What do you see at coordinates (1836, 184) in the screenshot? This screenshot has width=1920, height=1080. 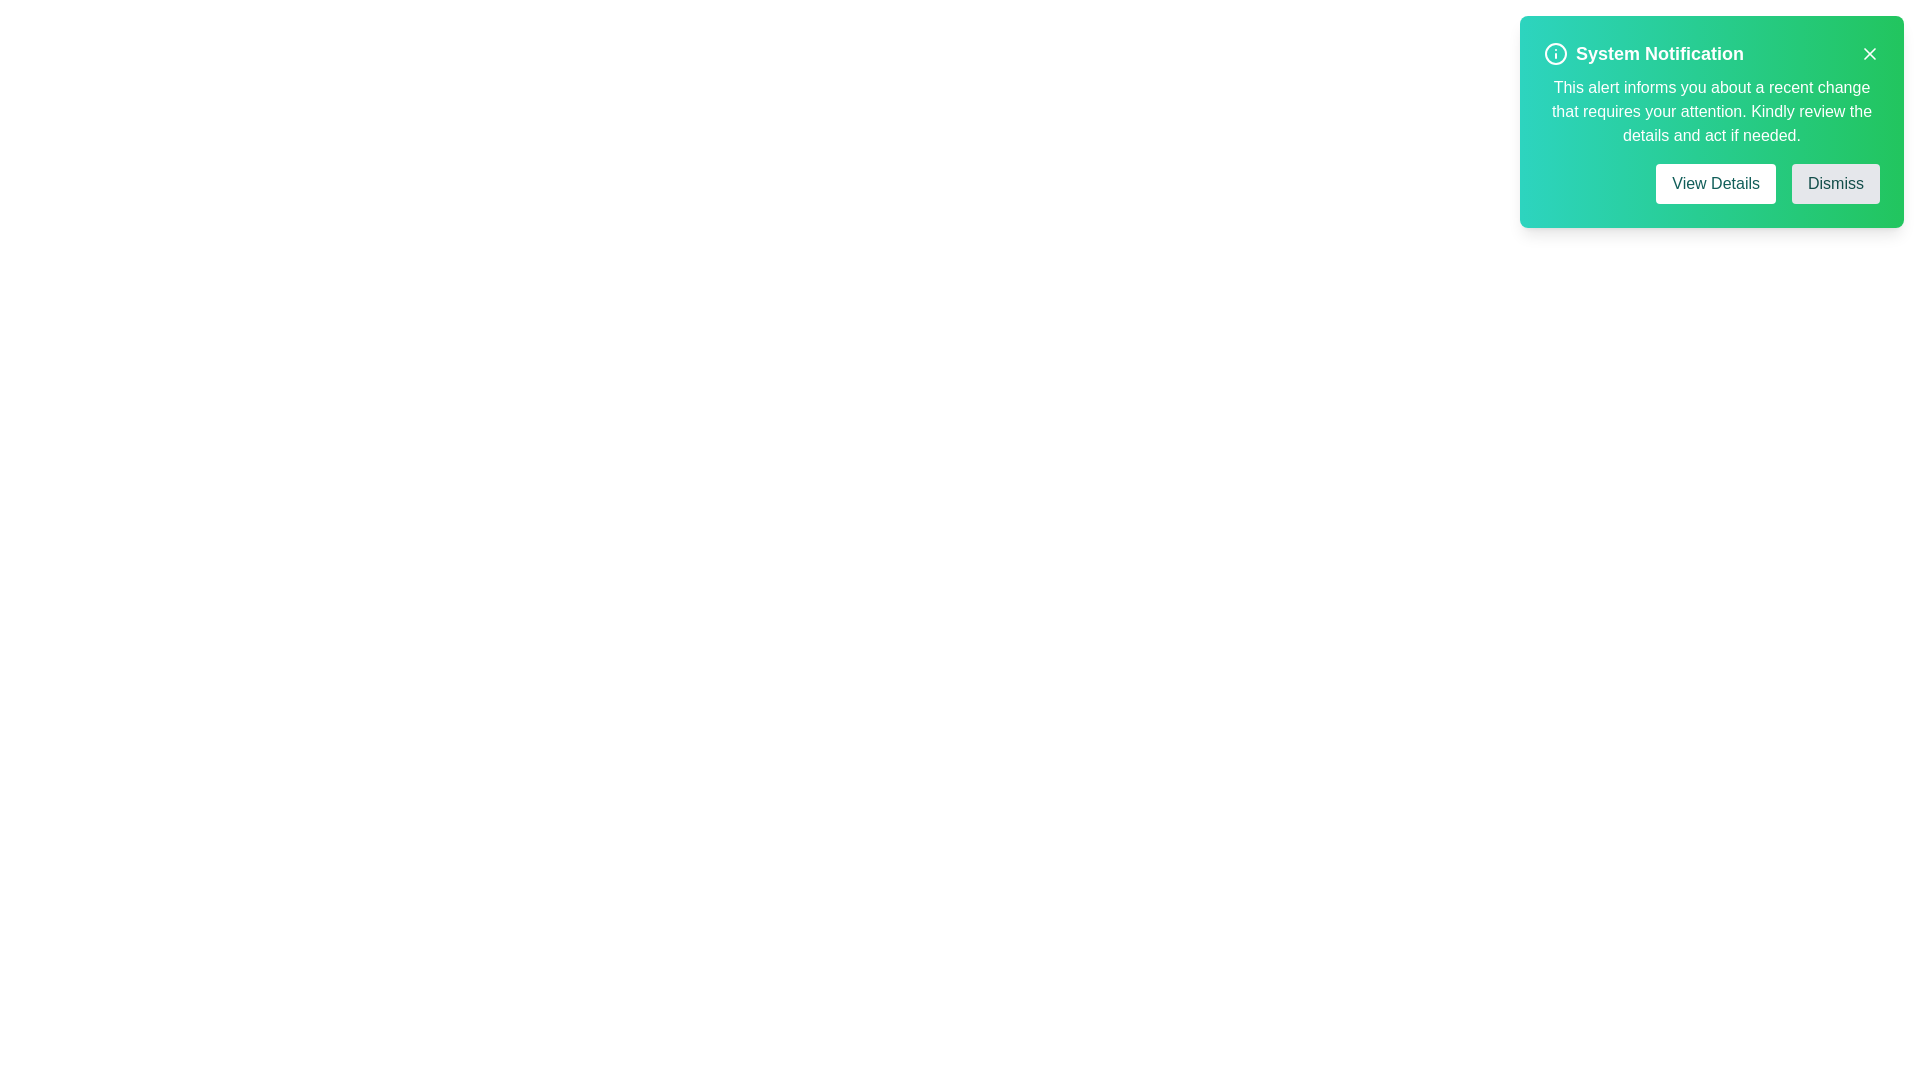 I see `the 'Dismiss' button to observe visual feedback` at bounding box center [1836, 184].